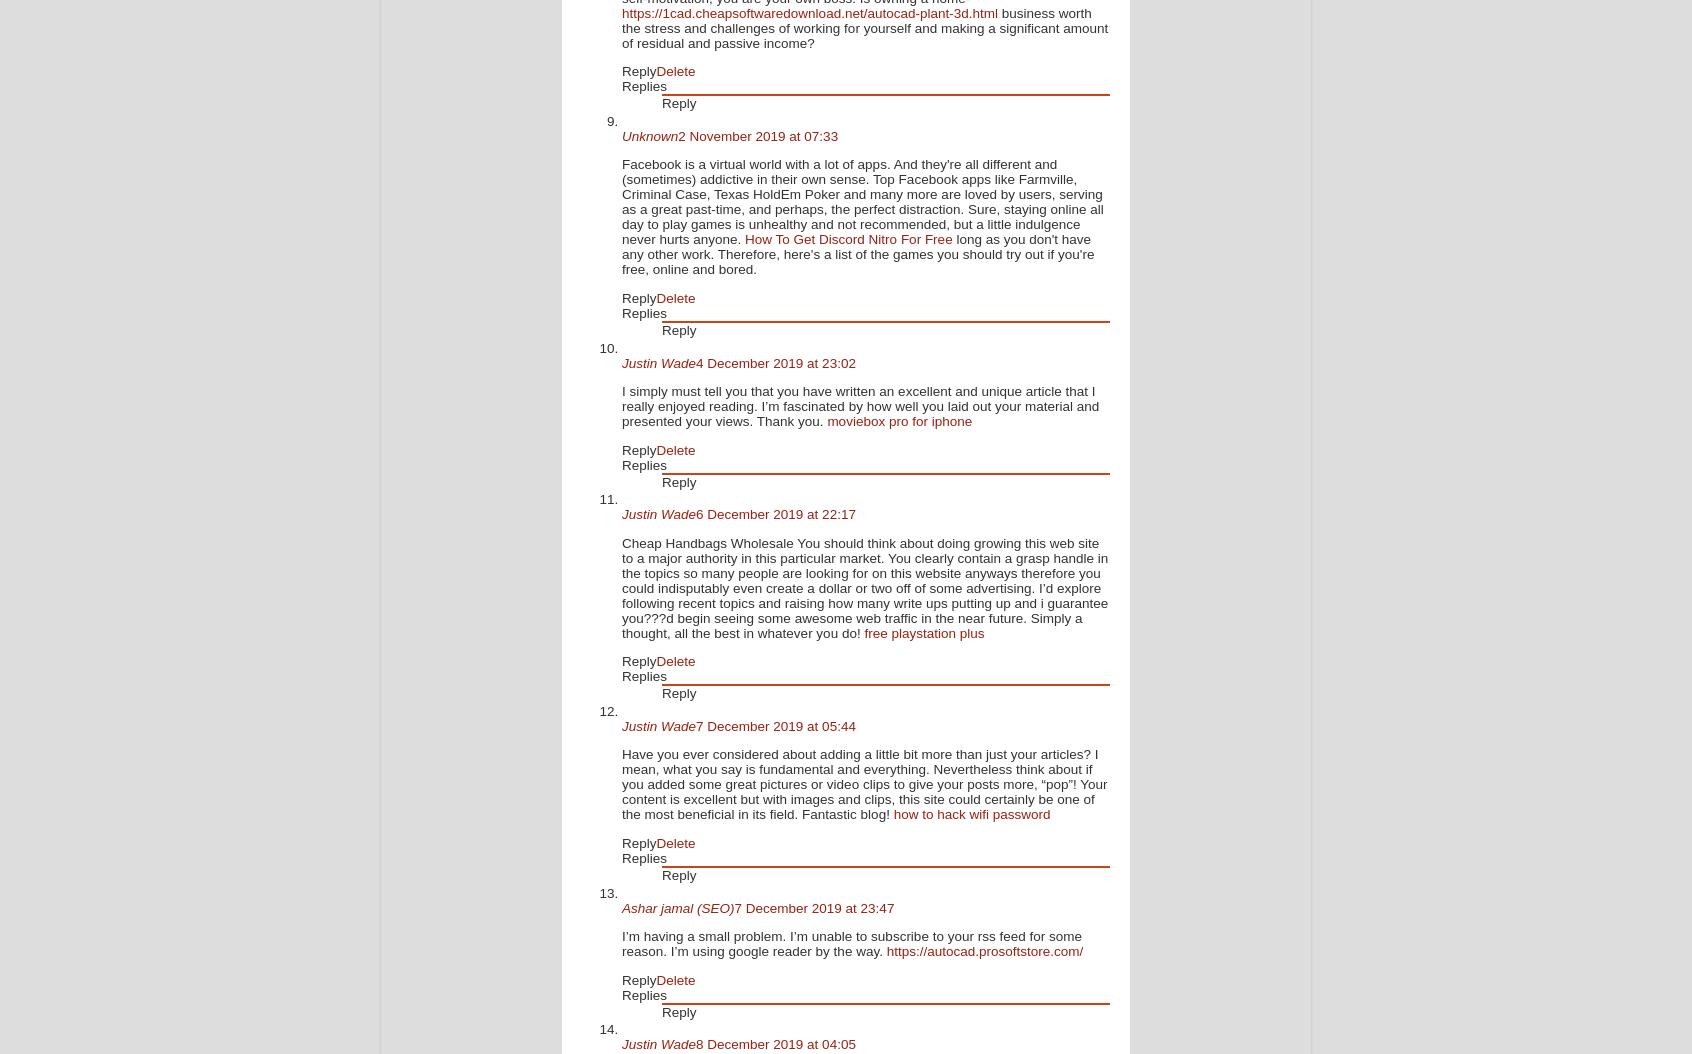  I want to click on '7 December 2019 at 05:44', so click(695, 724).